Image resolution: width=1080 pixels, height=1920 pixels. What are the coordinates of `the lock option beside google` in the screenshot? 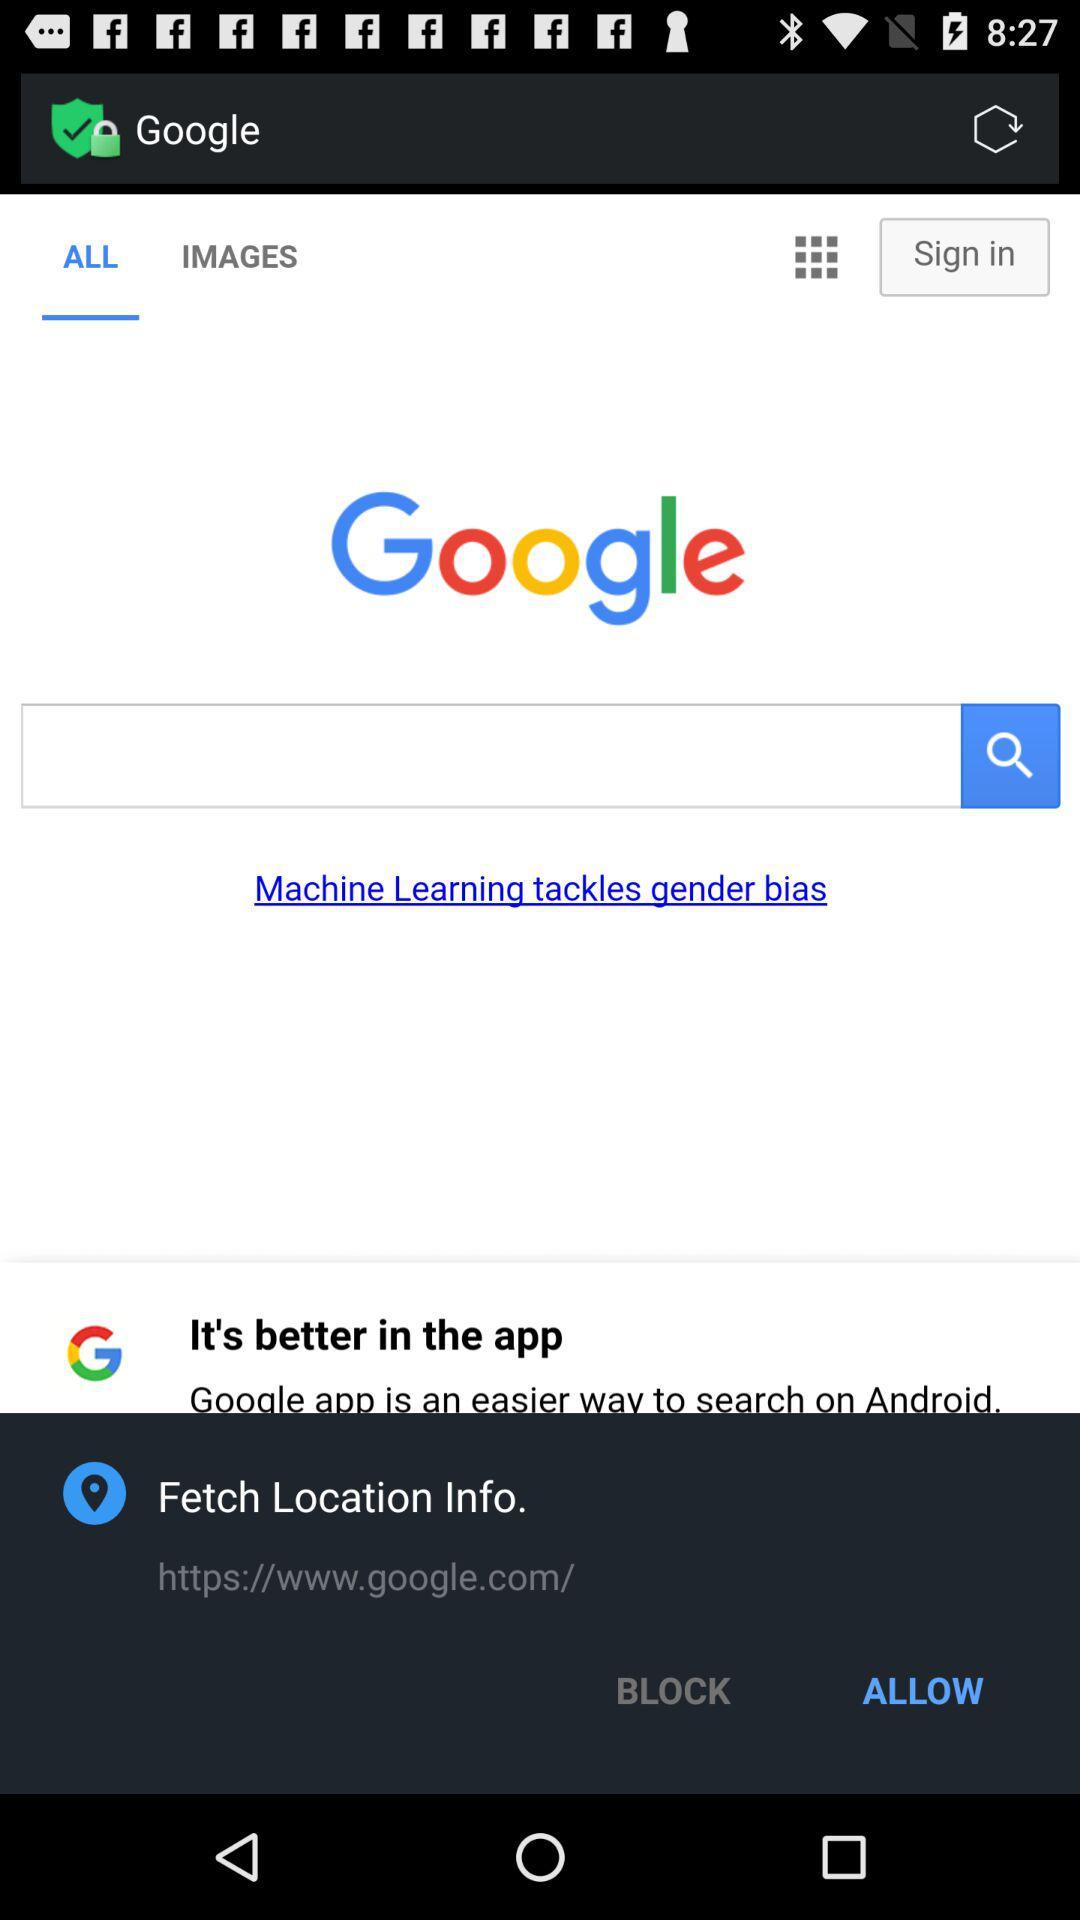 It's located at (105, 138).